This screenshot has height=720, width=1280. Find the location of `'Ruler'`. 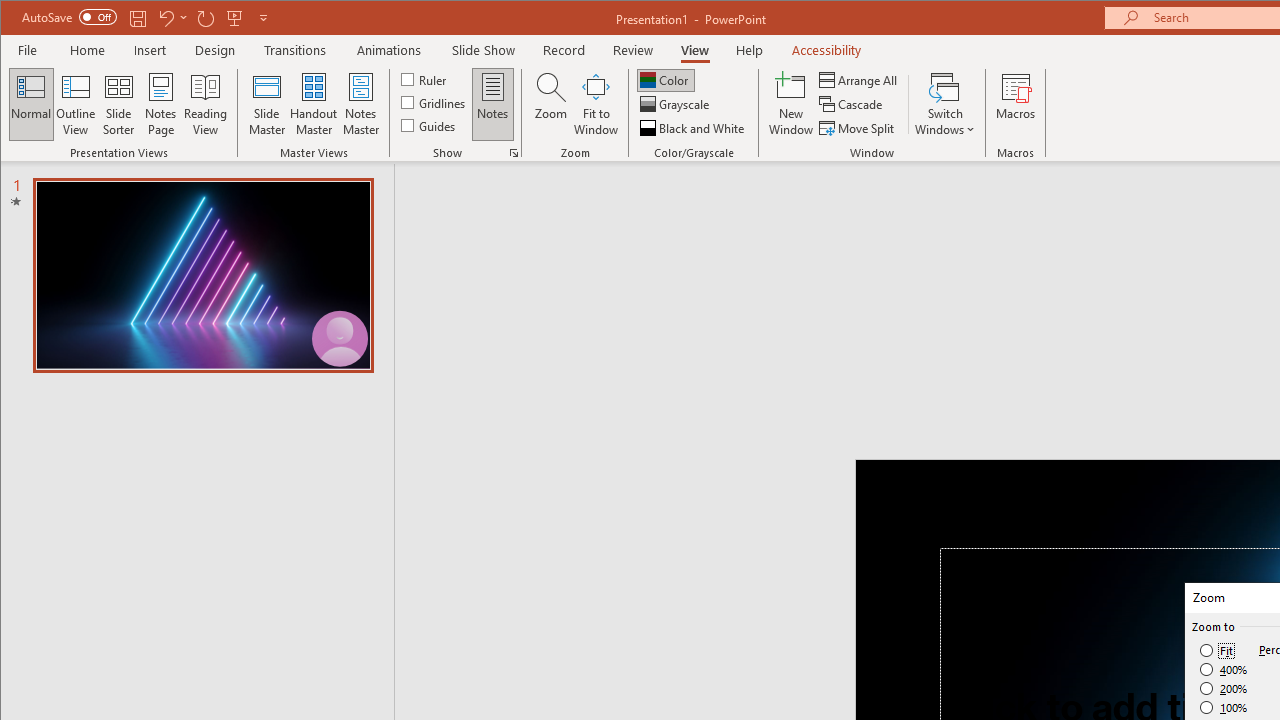

'Ruler' is located at coordinates (424, 78).